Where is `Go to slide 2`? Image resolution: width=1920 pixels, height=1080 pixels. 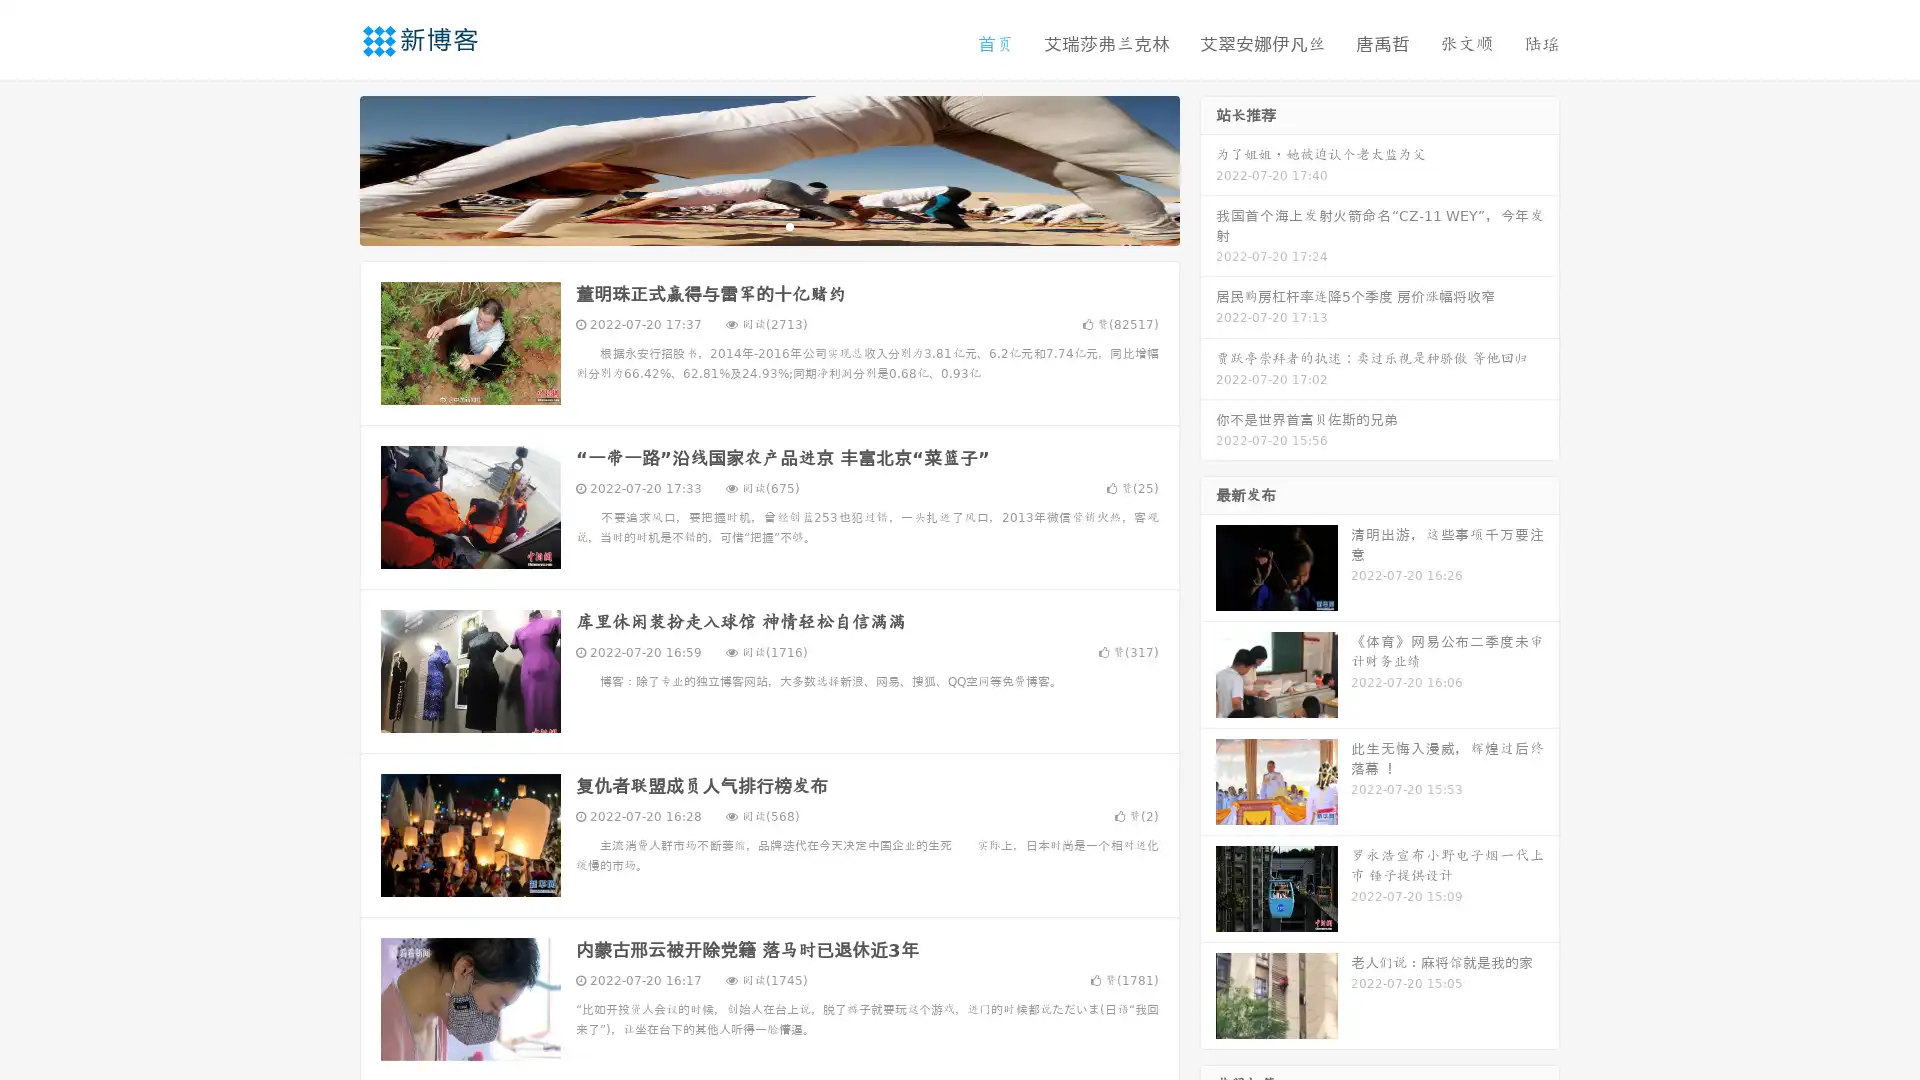
Go to slide 2 is located at coordinates (768, 225).